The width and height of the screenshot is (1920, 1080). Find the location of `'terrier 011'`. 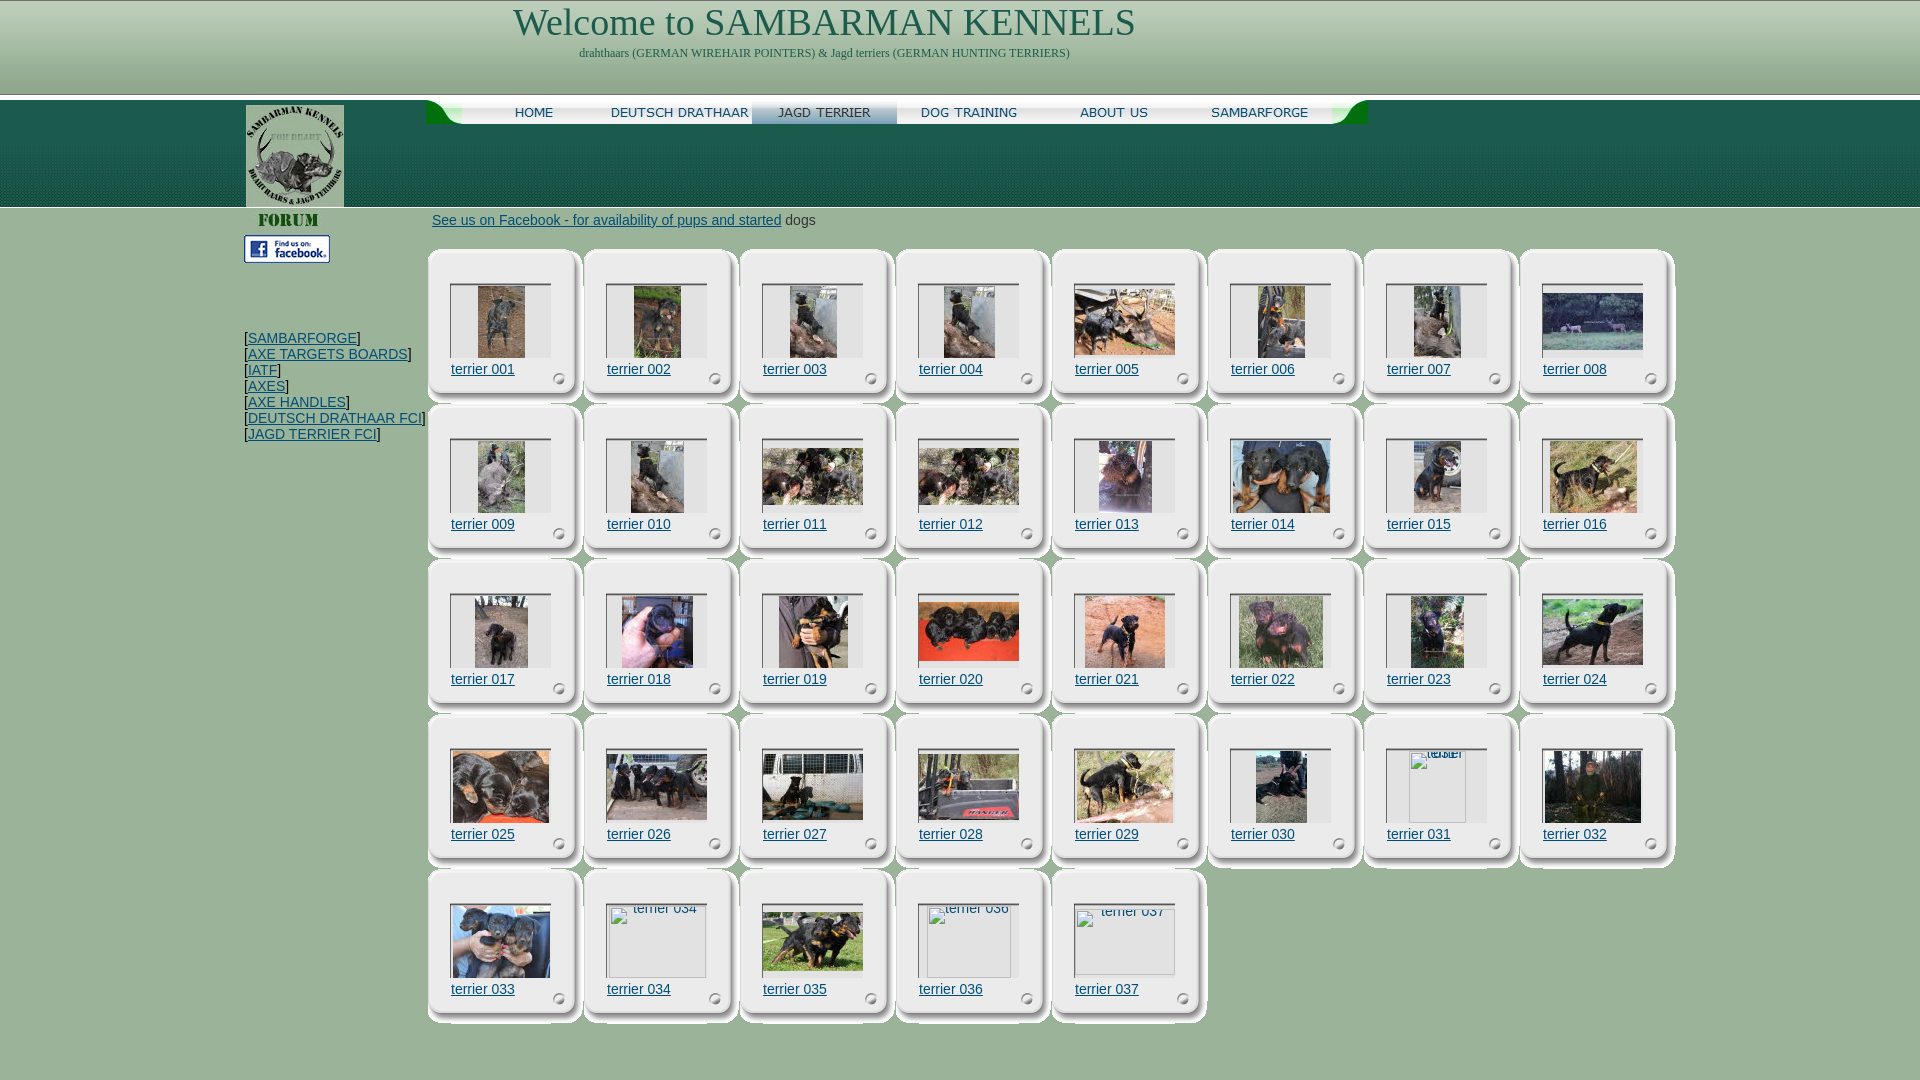

'terrier 011' is located at coordinates (794, 523).